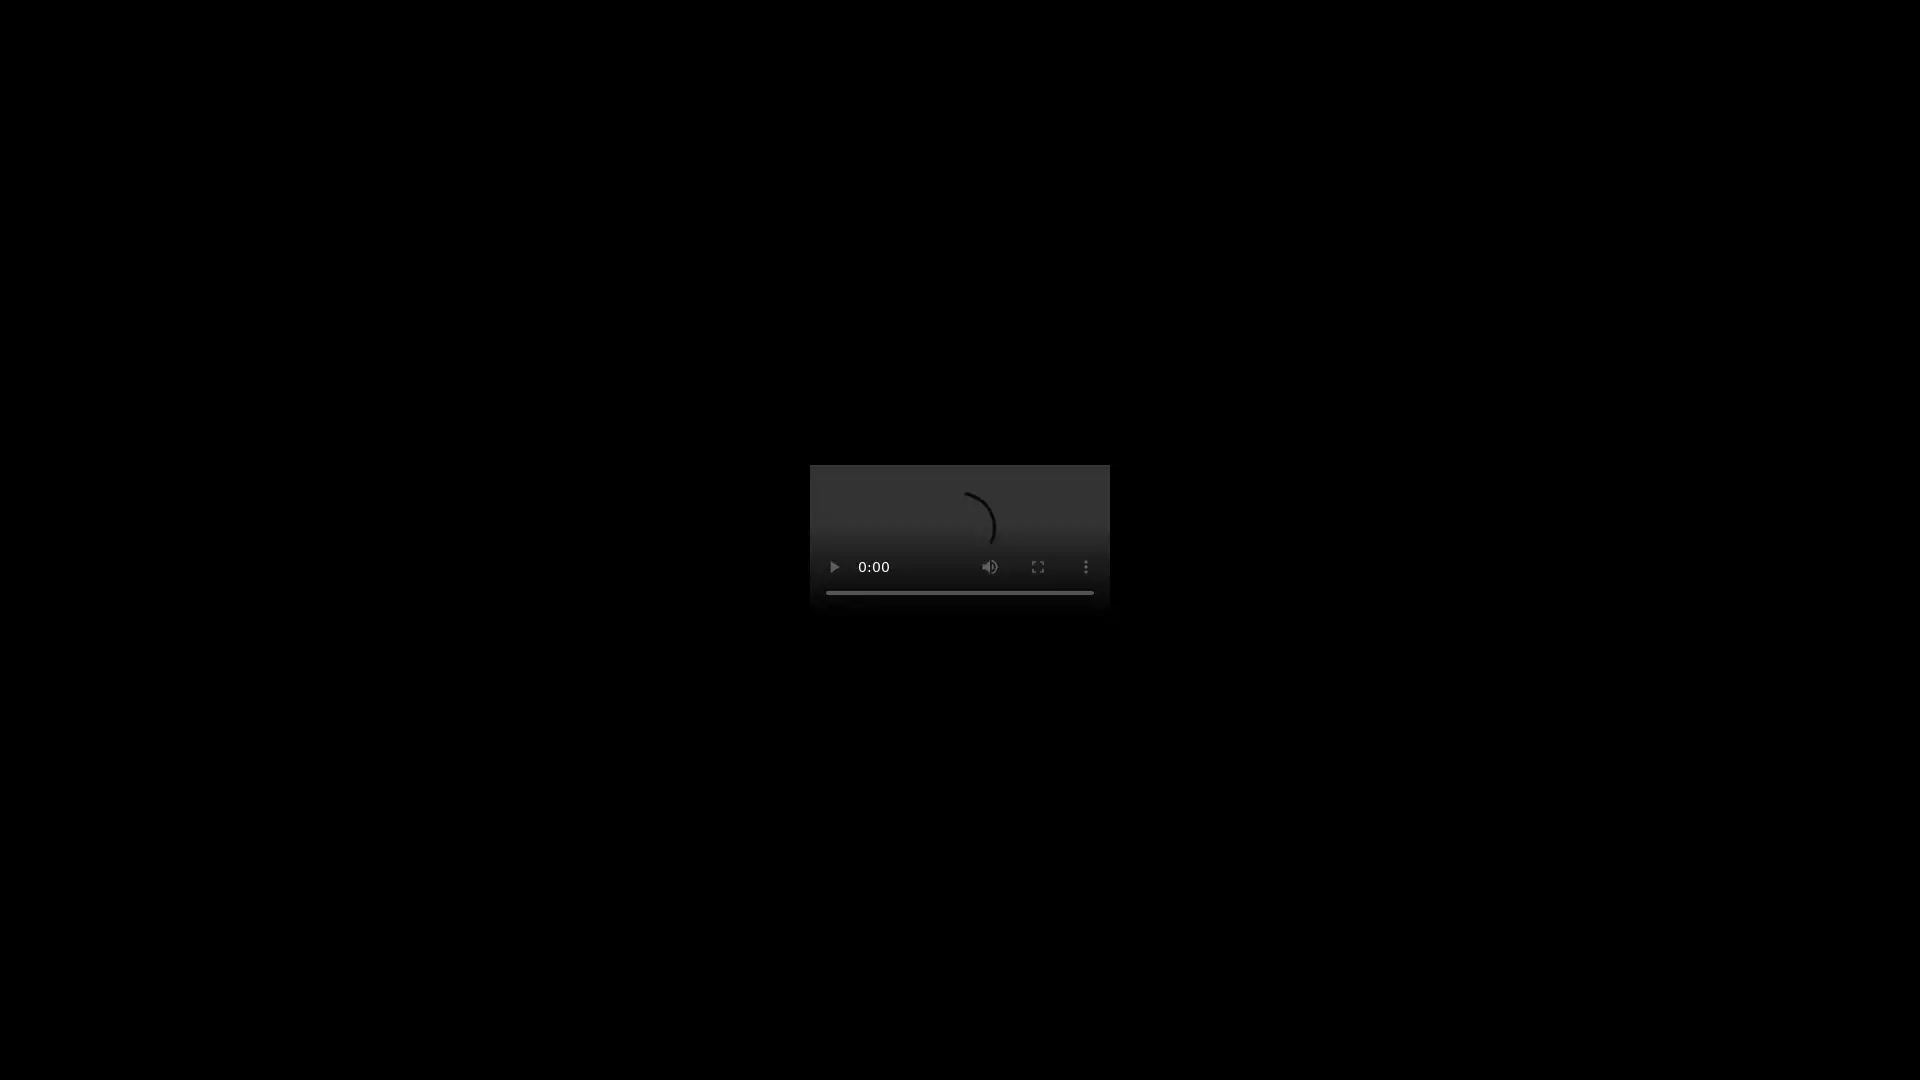 Image resolution: width=1920 pixels, height=1080 pixels. I want to click on enter full screen, so click(1037, 567).